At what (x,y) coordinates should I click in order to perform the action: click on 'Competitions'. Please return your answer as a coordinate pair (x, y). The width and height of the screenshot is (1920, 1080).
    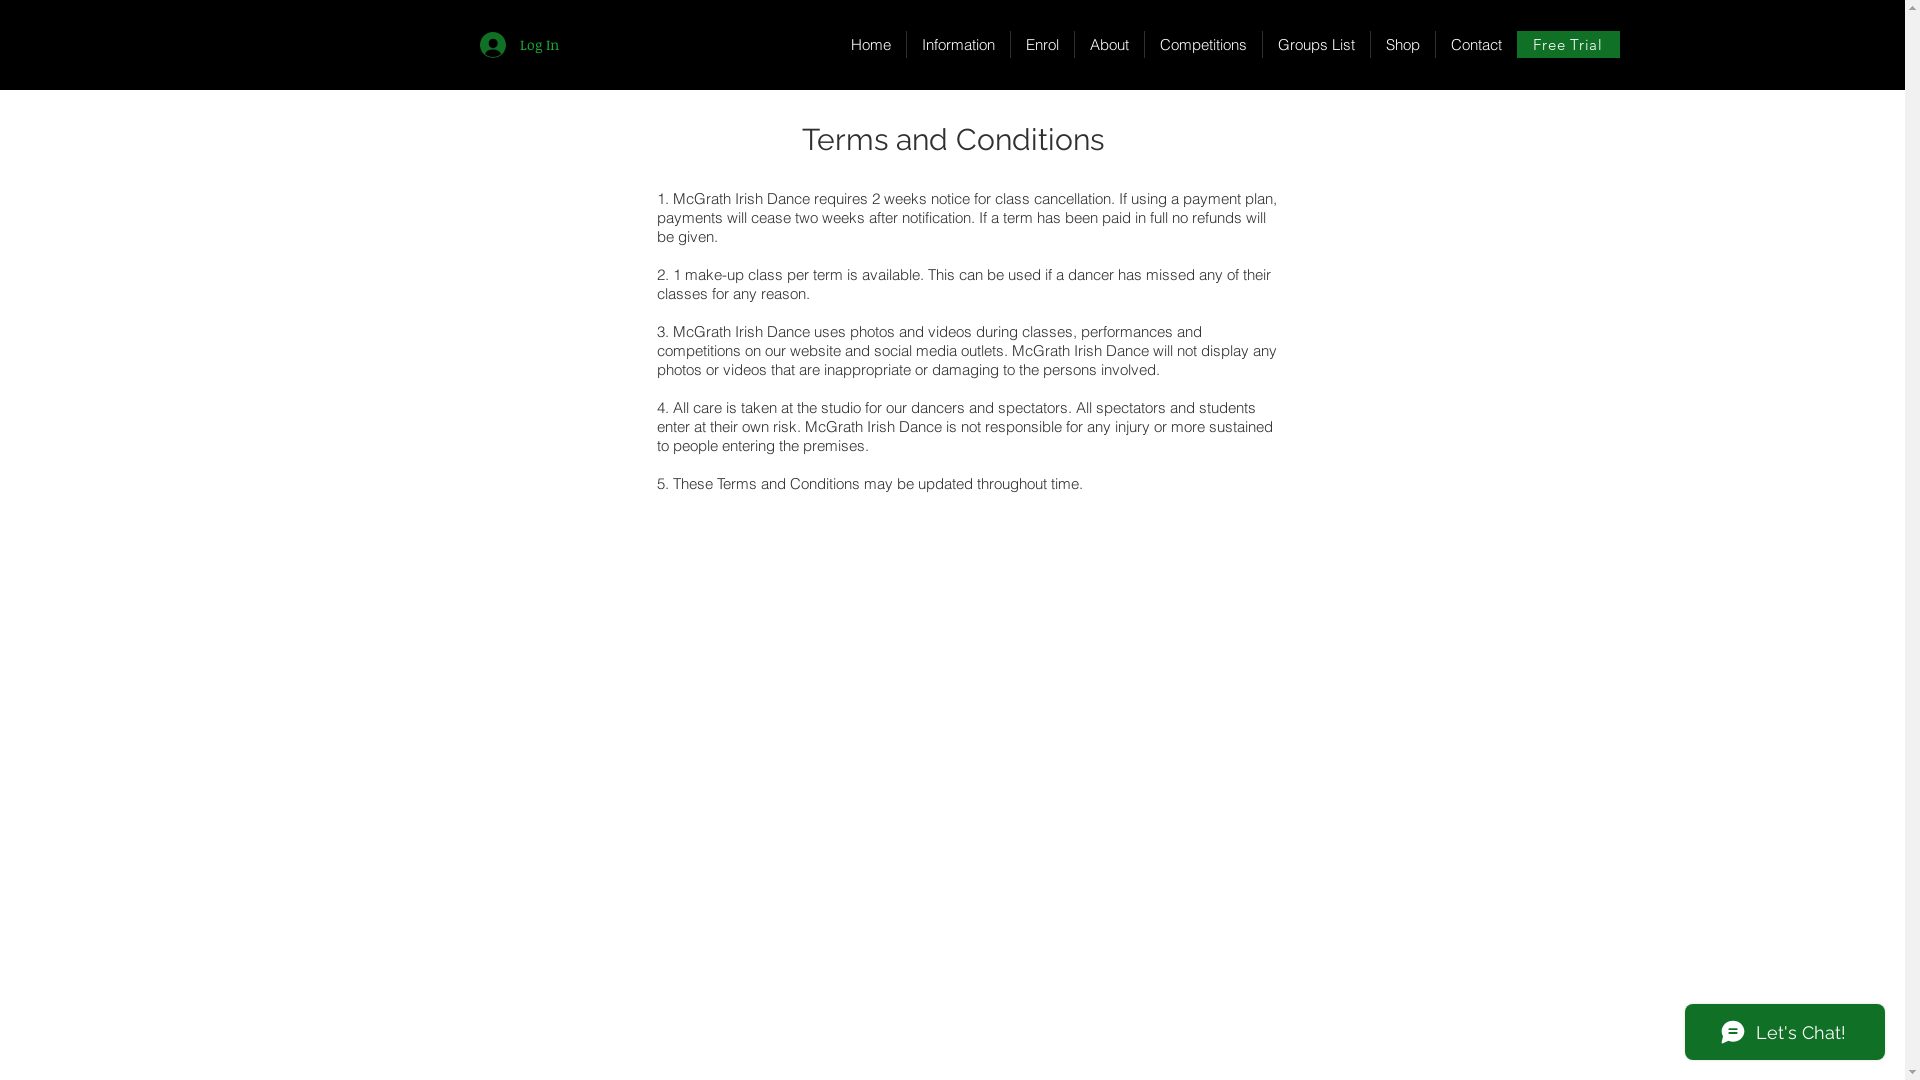
    Looking at the image, I should click on (1143, 44).